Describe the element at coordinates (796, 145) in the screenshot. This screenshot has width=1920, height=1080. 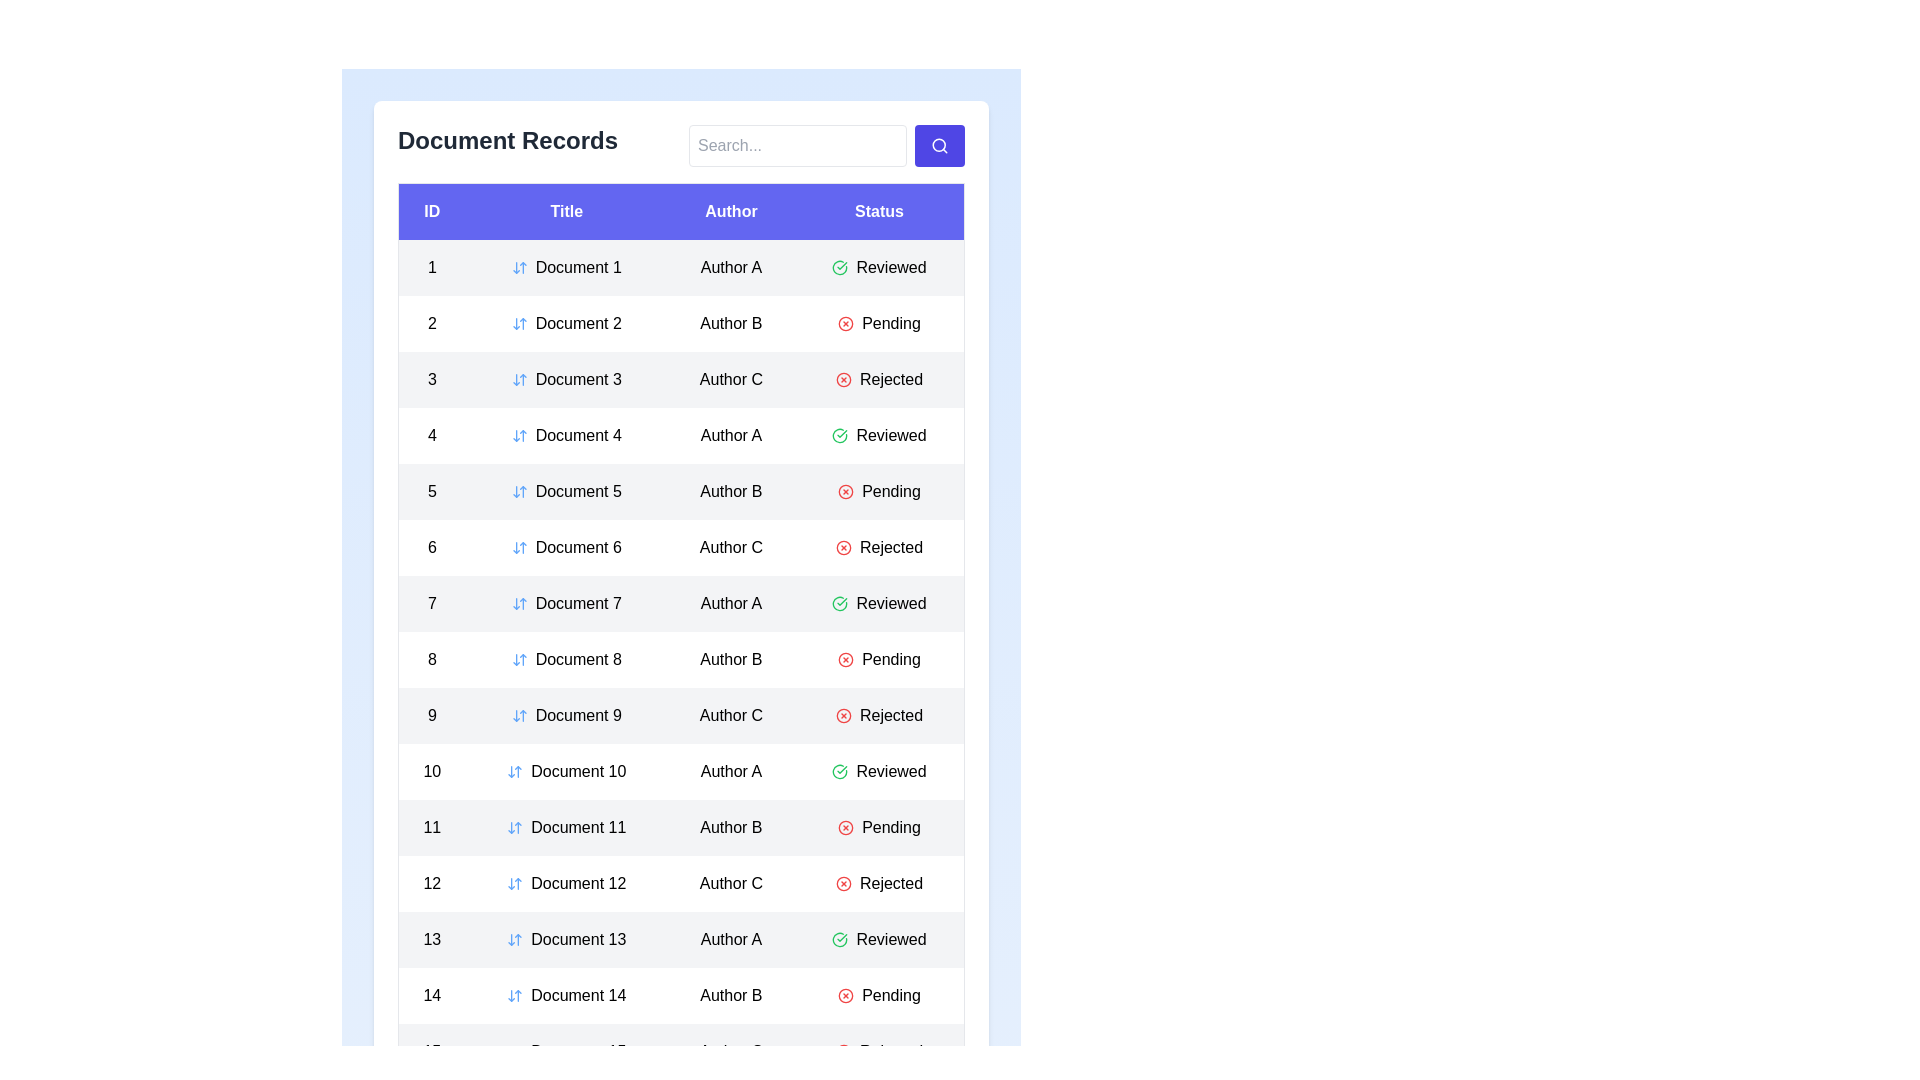
I see `the search input field to focus it` at that location.